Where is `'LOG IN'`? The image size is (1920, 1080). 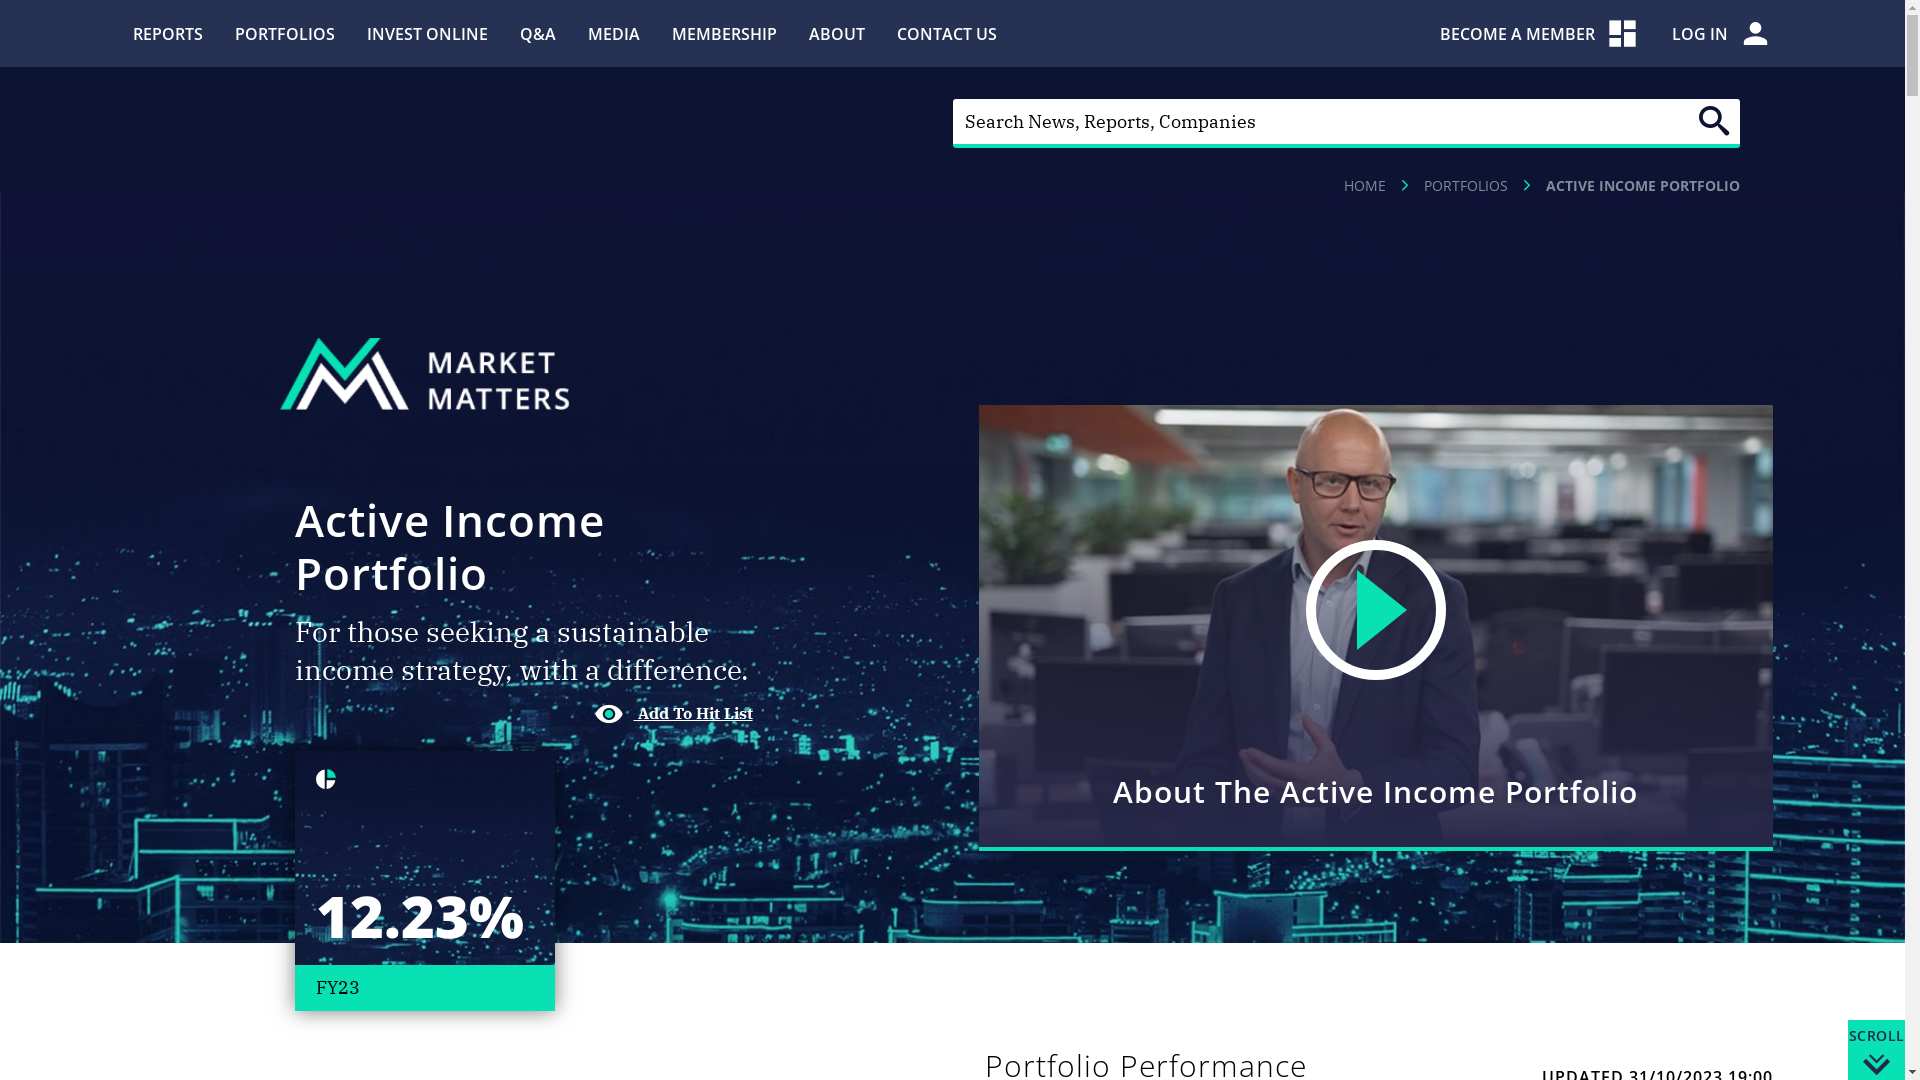
'LOG IN' is located at coordinates (1721, 33).